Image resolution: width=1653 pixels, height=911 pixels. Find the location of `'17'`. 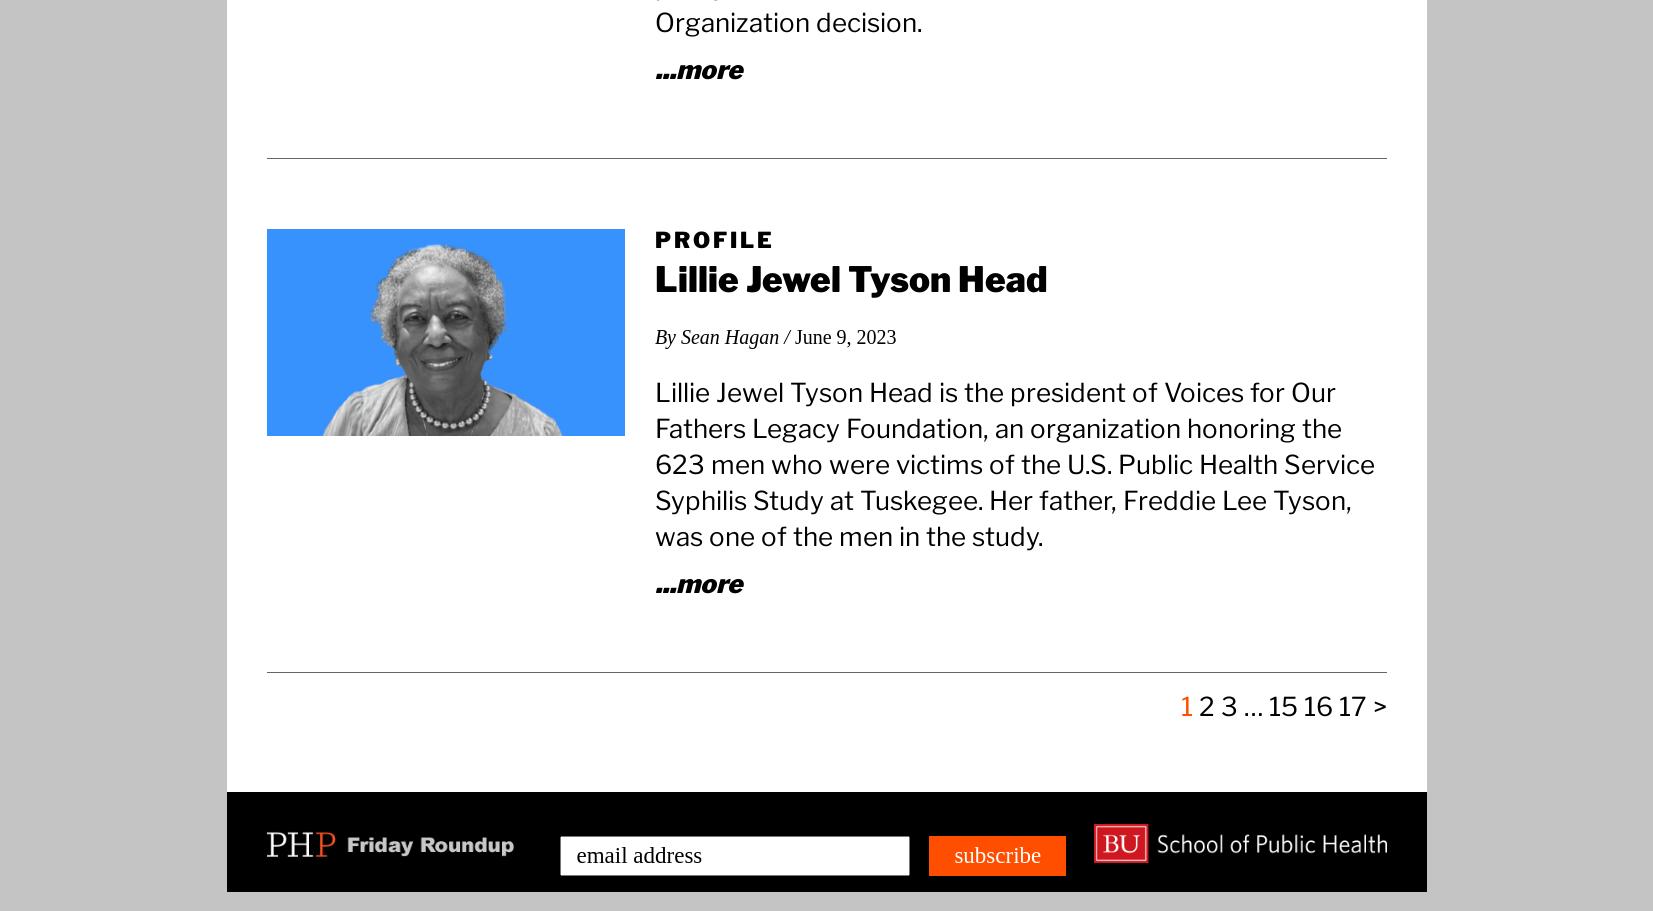

'17' is located at coordinates (1351, 705).